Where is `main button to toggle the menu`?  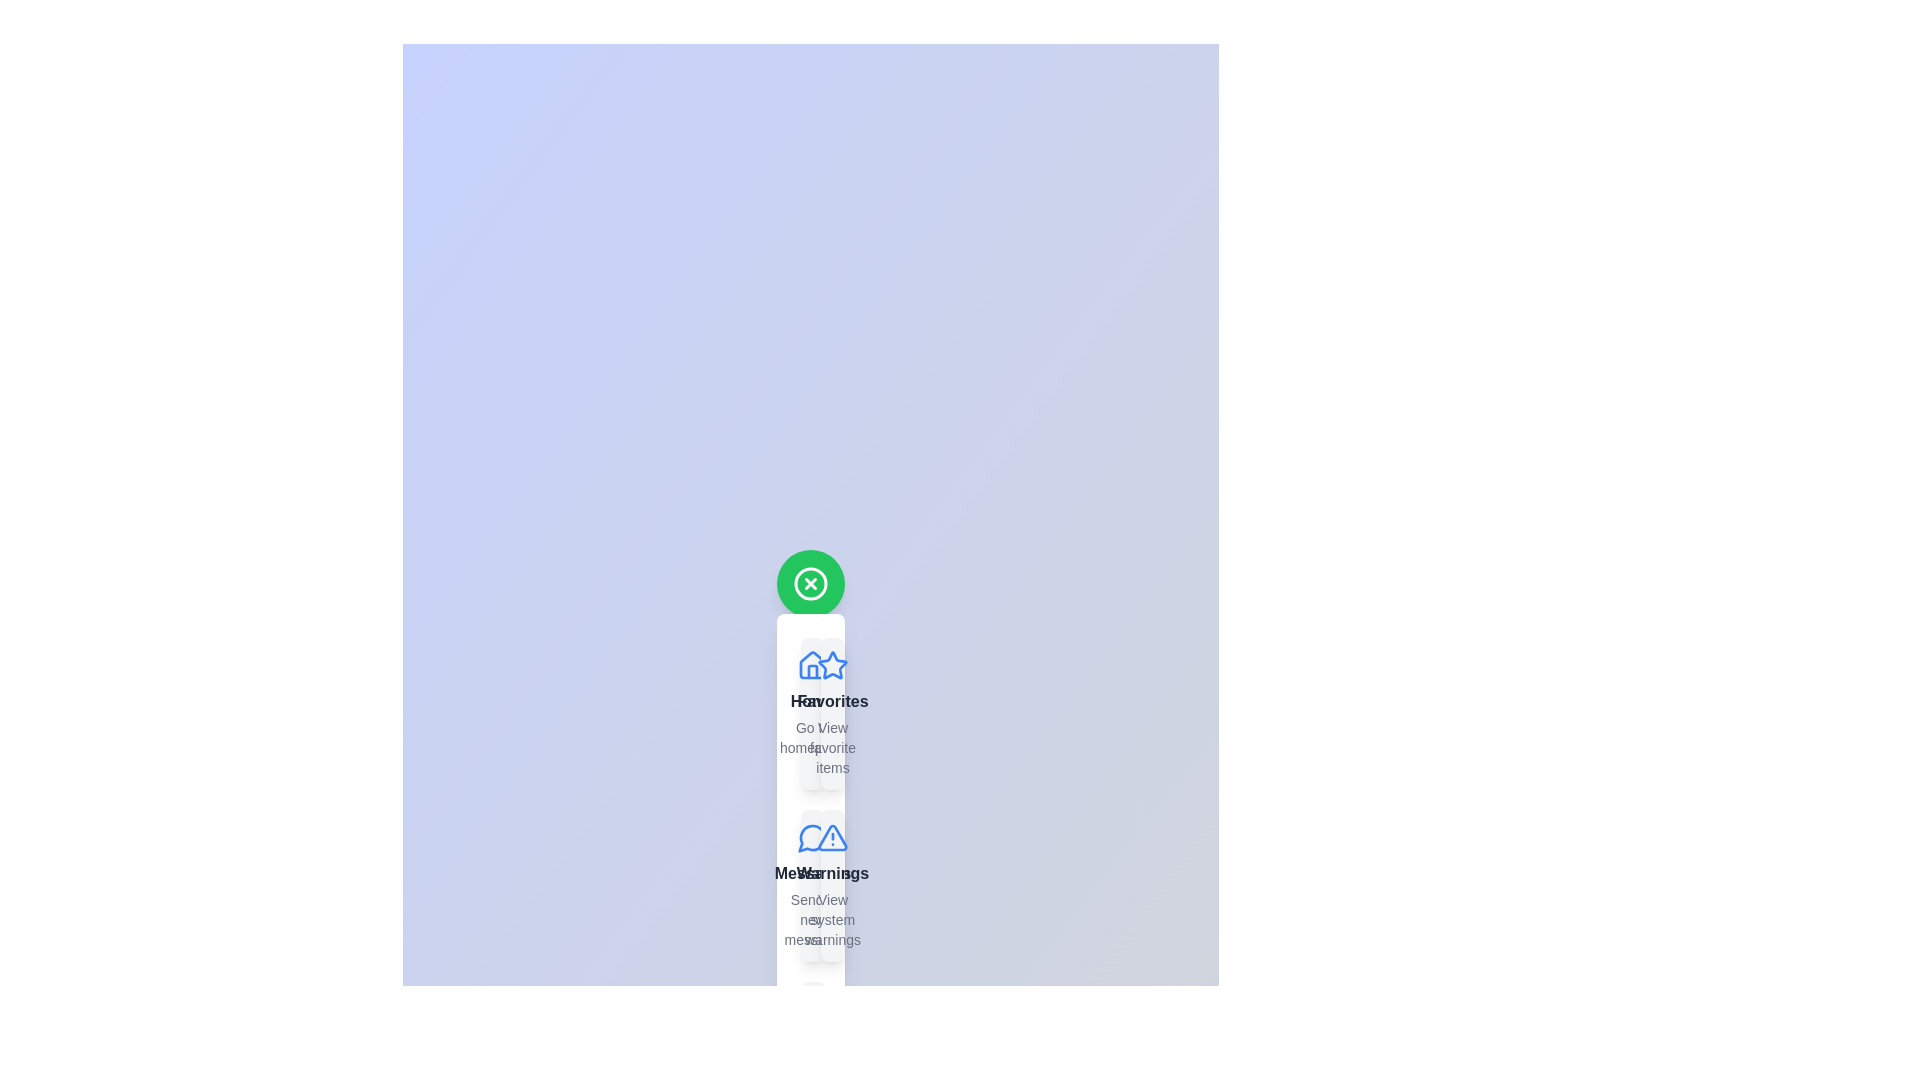 main button to toggle the menu is located at coordinates (811, 583).